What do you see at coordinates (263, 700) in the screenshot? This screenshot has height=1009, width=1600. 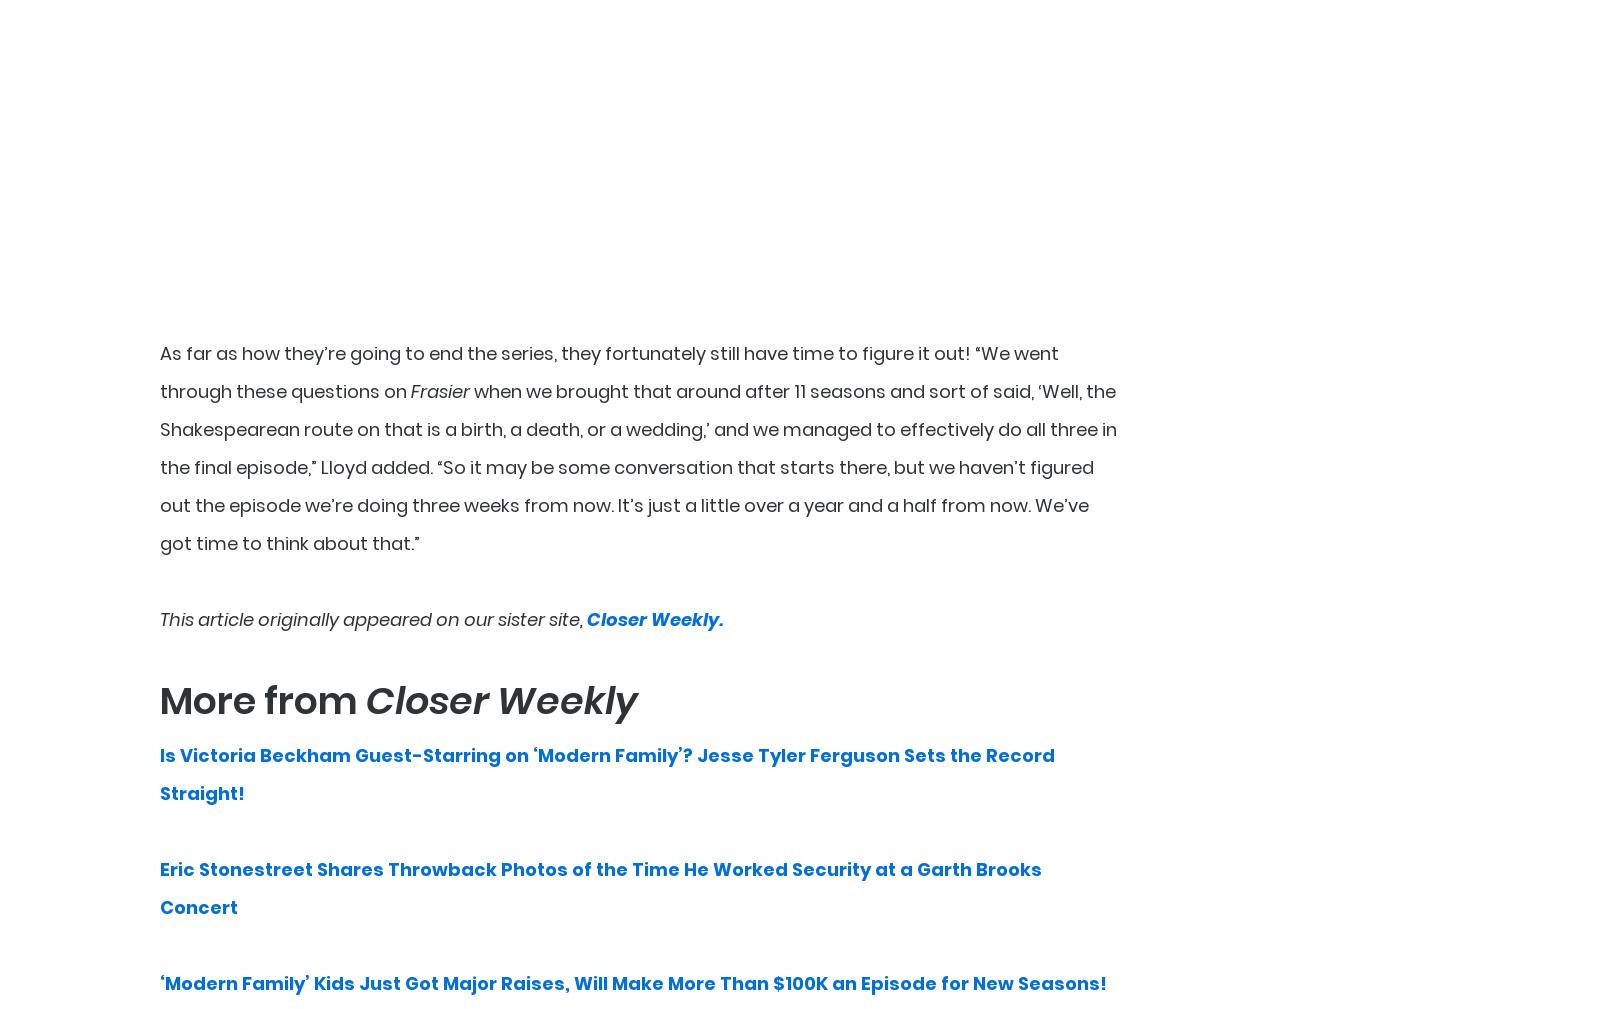 I see `'More from'` at bounding box center [263, 700].